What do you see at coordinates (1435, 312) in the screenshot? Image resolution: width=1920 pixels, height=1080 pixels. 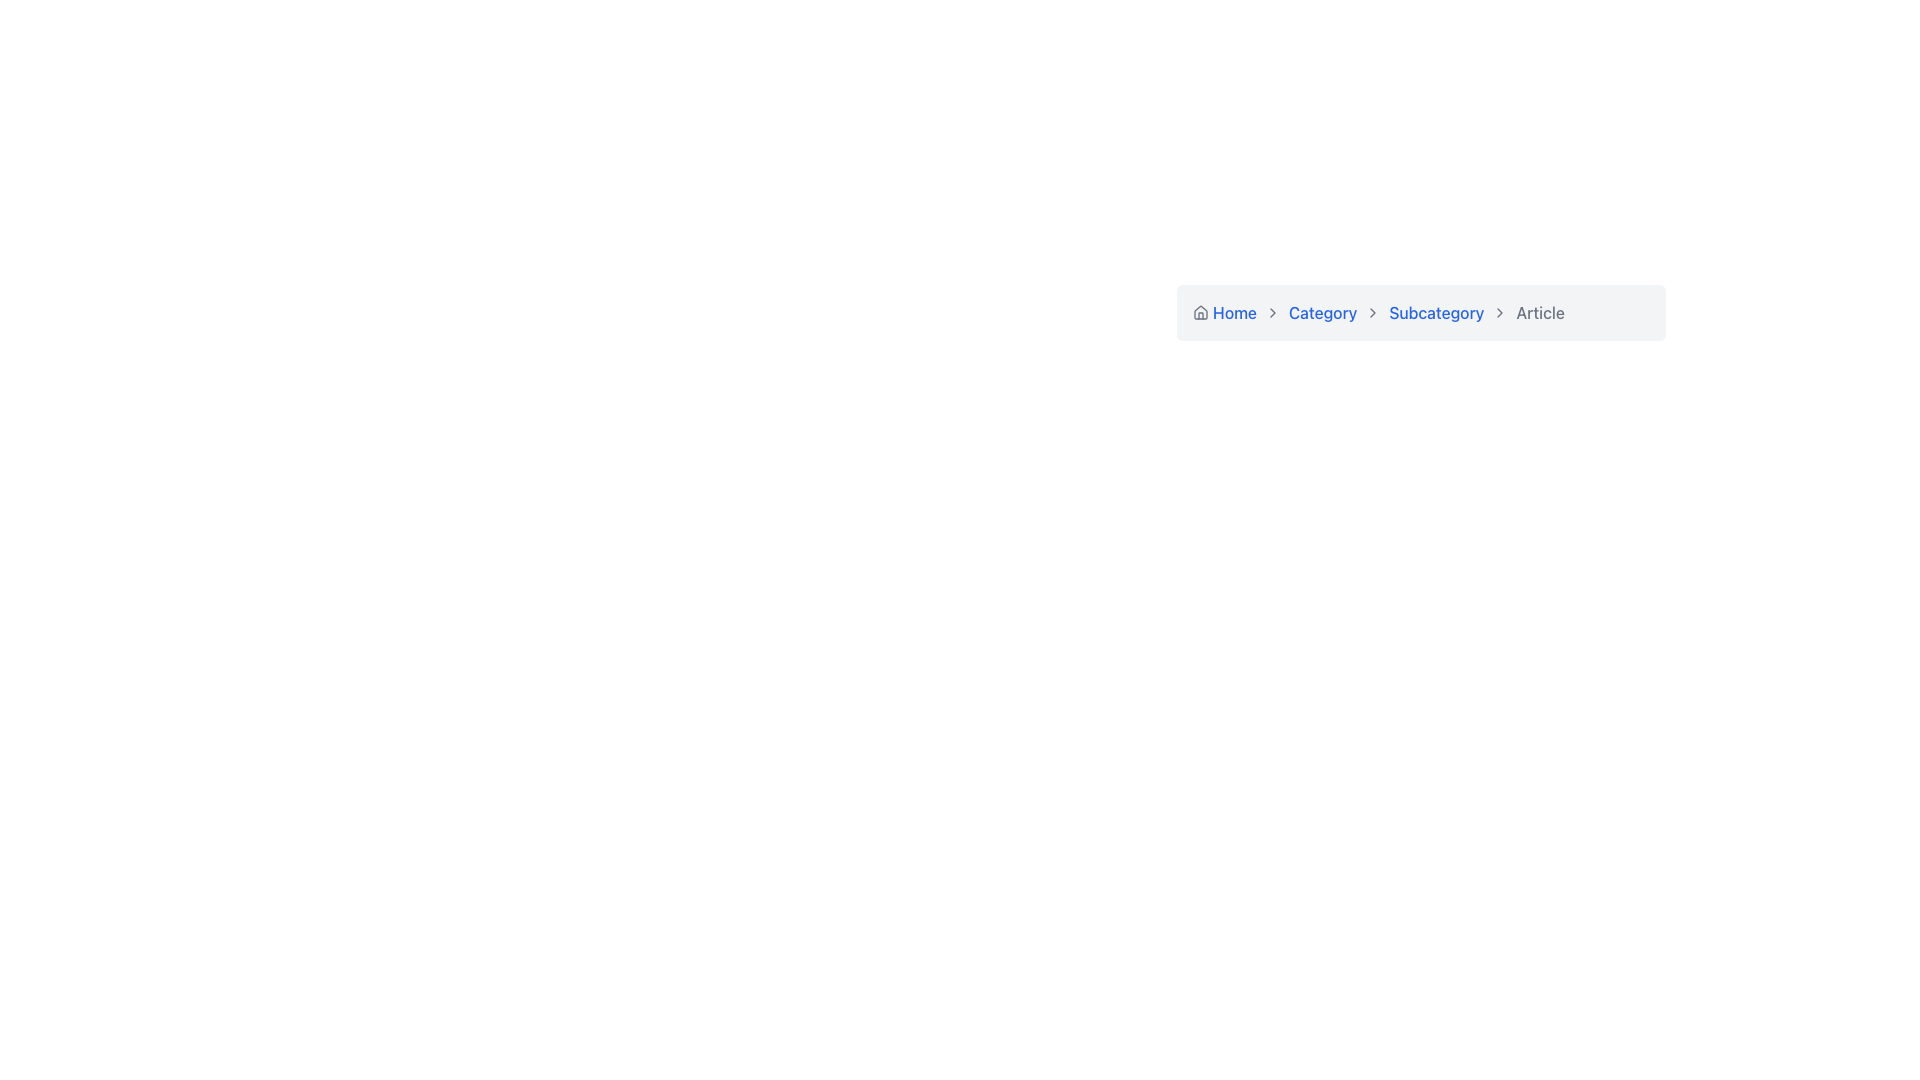 I see `the 'Subcategory' hyperlink in the breadcrumb navigation` at bounding box center [1435, 312].